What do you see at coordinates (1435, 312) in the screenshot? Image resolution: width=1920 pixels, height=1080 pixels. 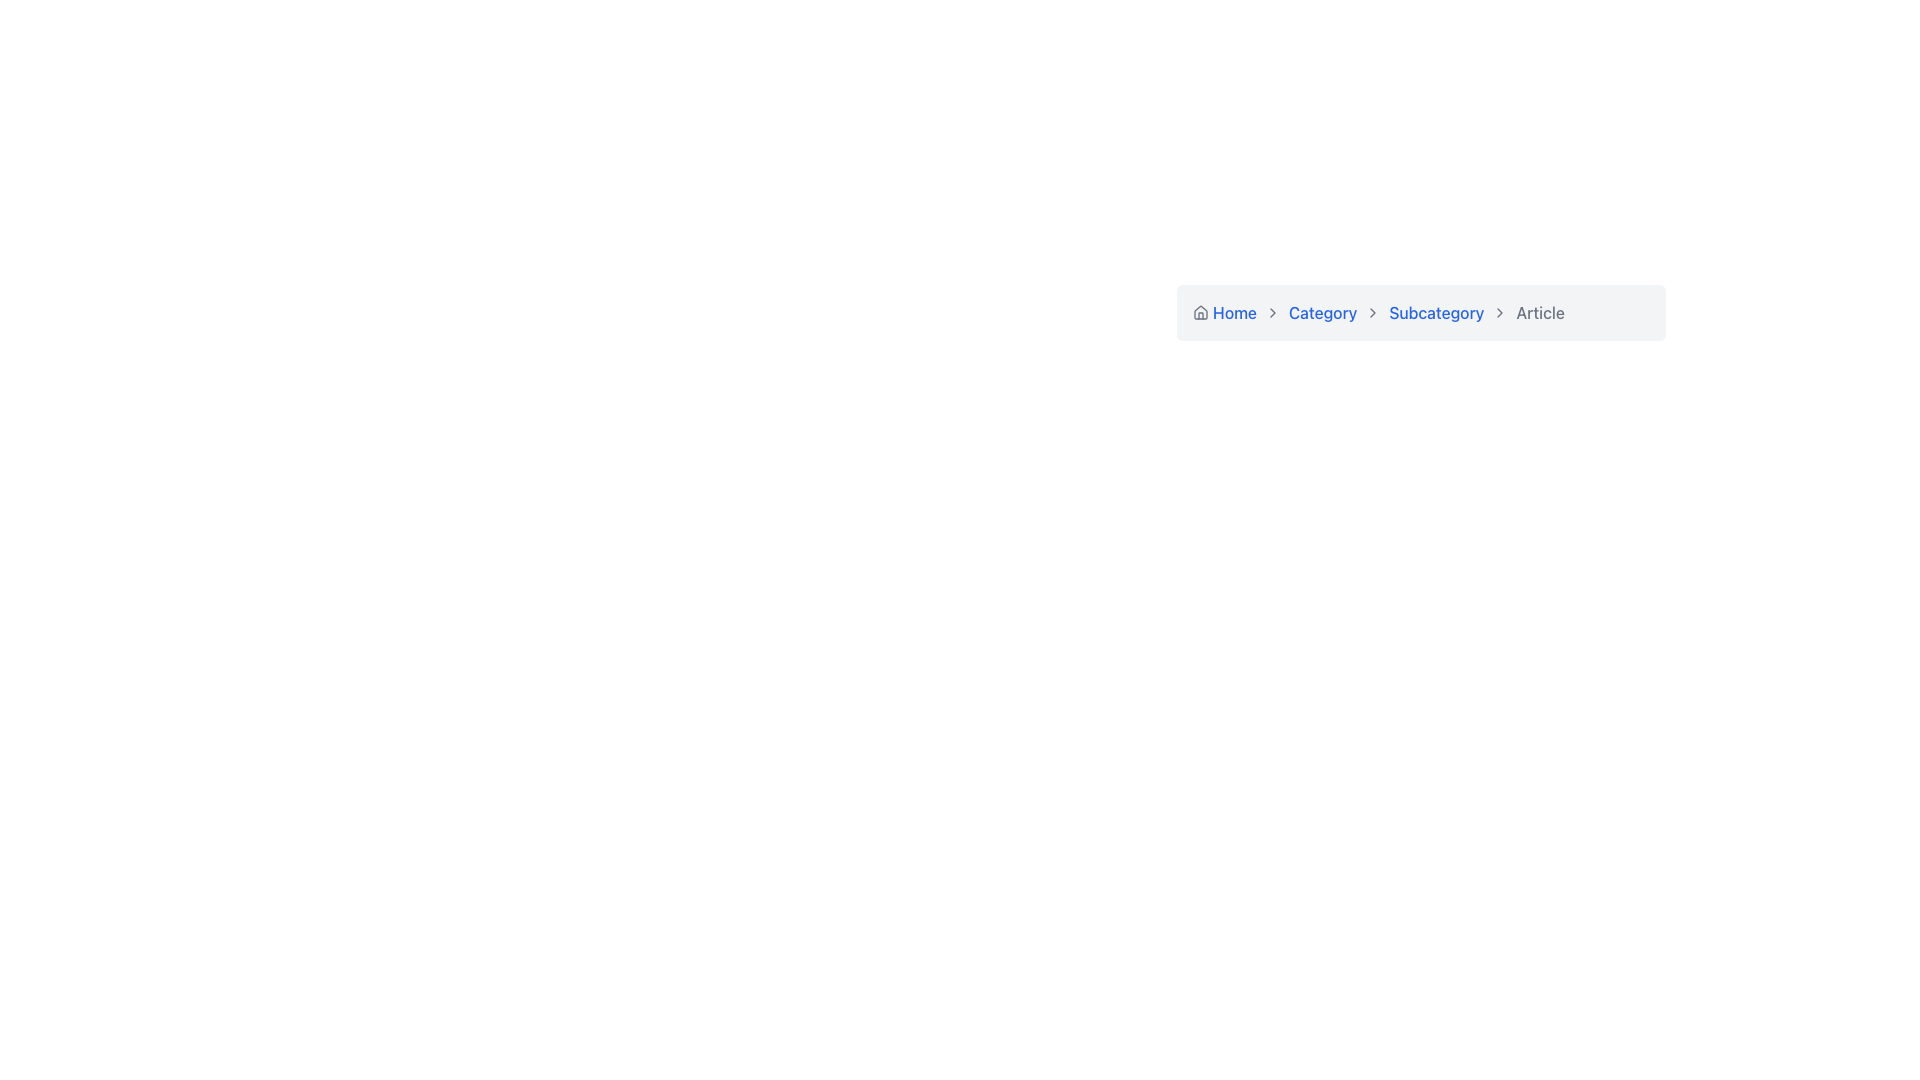 I see `the 'Subcategory' hyperlink in the breadcrumb navigation` at bounding box center [1435, 312].